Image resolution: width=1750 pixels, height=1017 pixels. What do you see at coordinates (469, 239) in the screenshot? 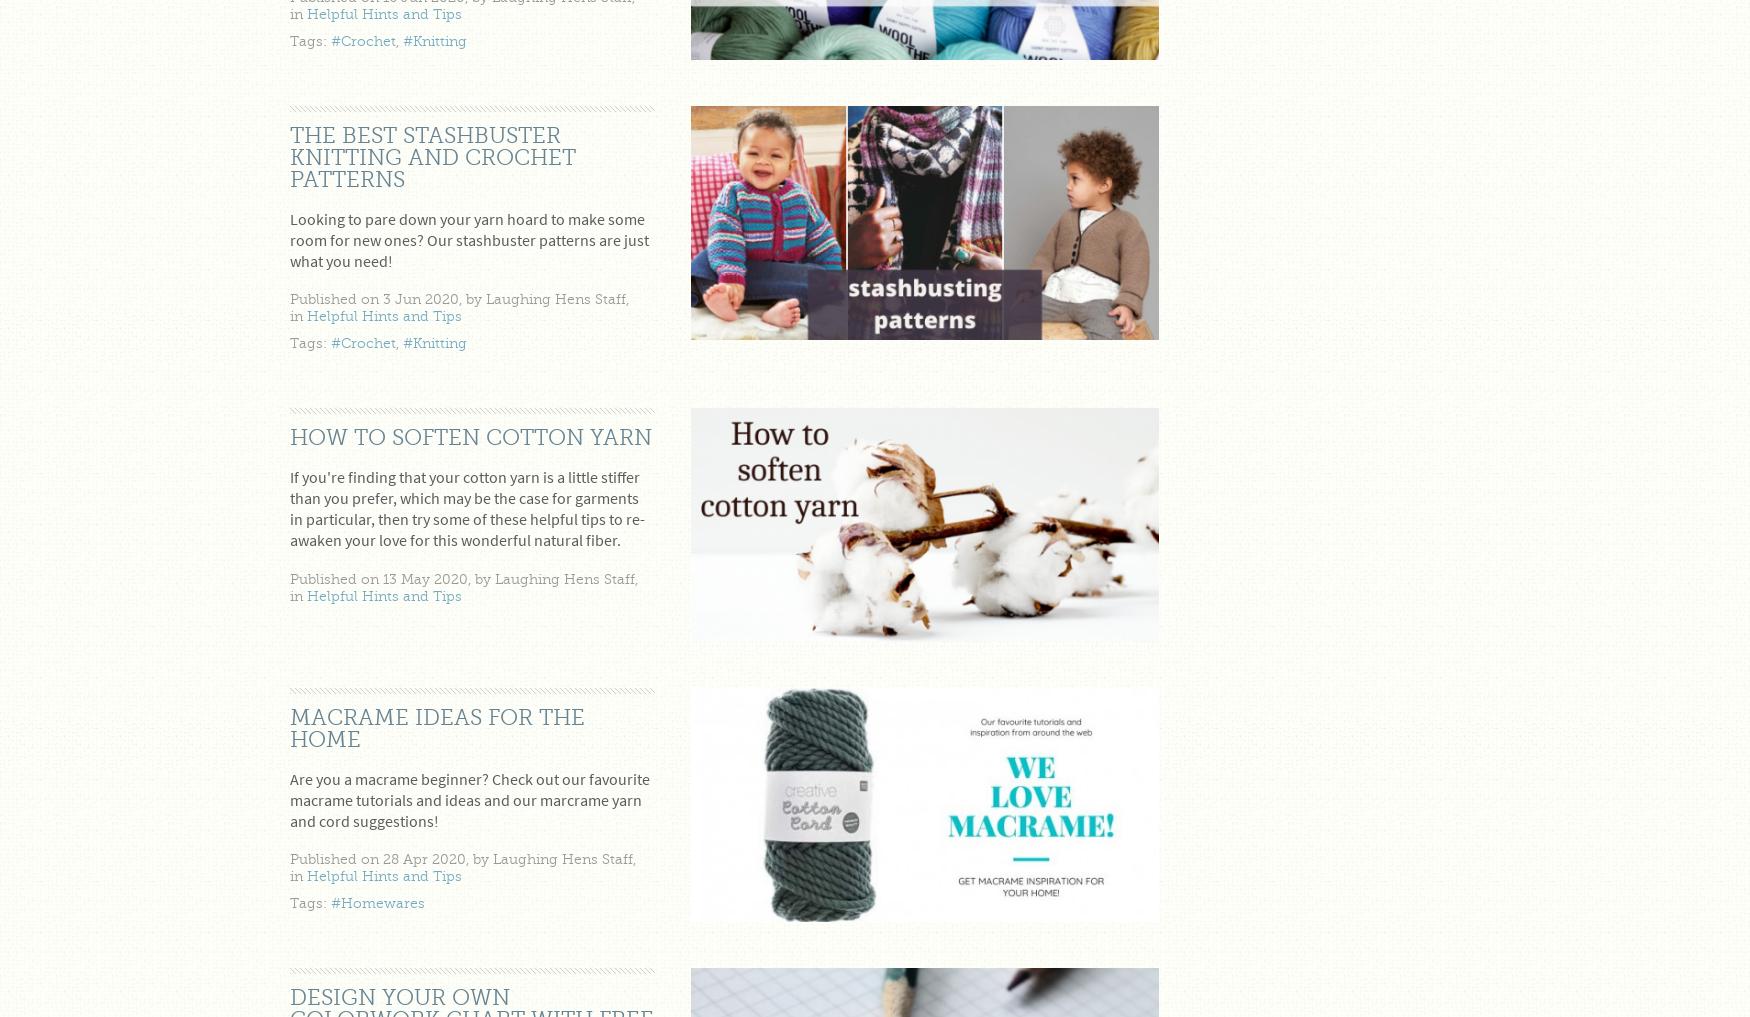
I see `'Looking to pare down your yarn hoard to make some room for new ones? Our stashbuster patterns are just what you need!'` at bounding box center [469, 239].